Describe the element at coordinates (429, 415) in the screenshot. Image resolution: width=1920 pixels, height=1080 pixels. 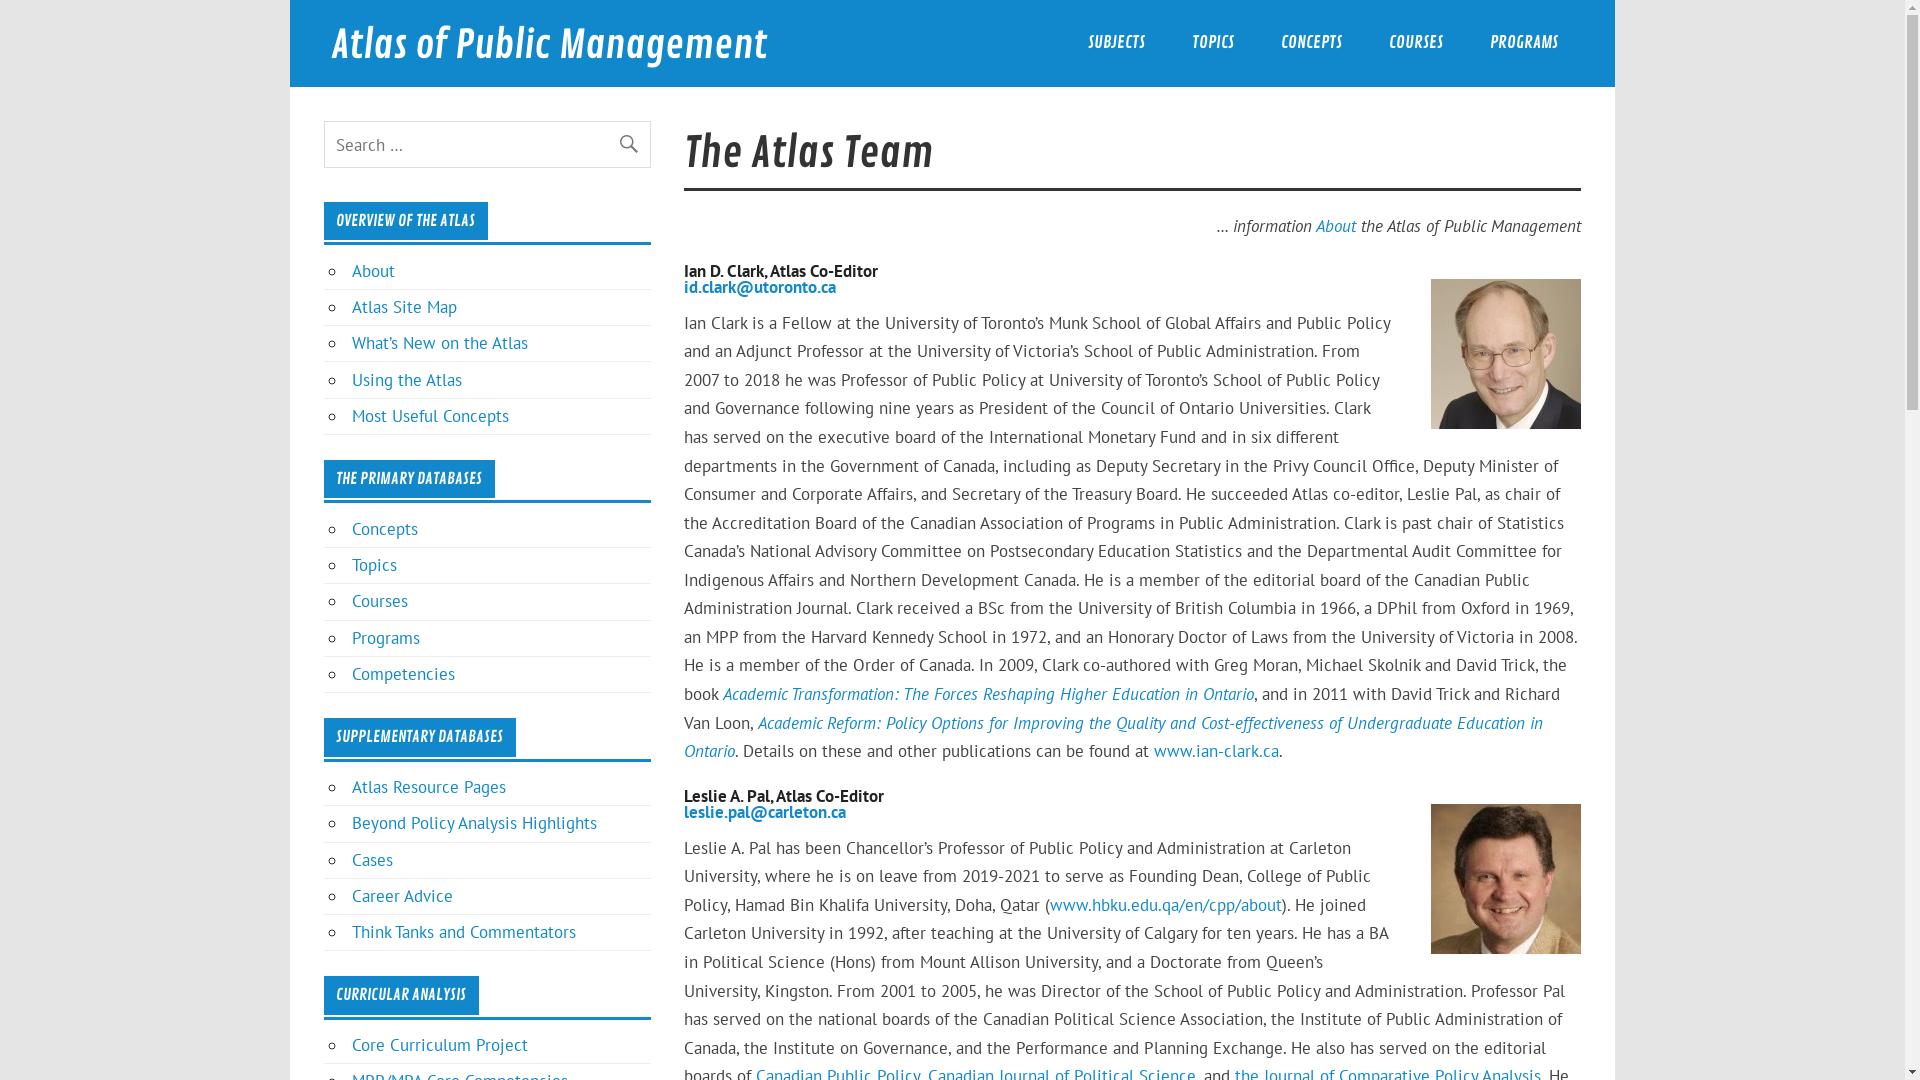
I see `'Most Useful Concepts'` at that location.